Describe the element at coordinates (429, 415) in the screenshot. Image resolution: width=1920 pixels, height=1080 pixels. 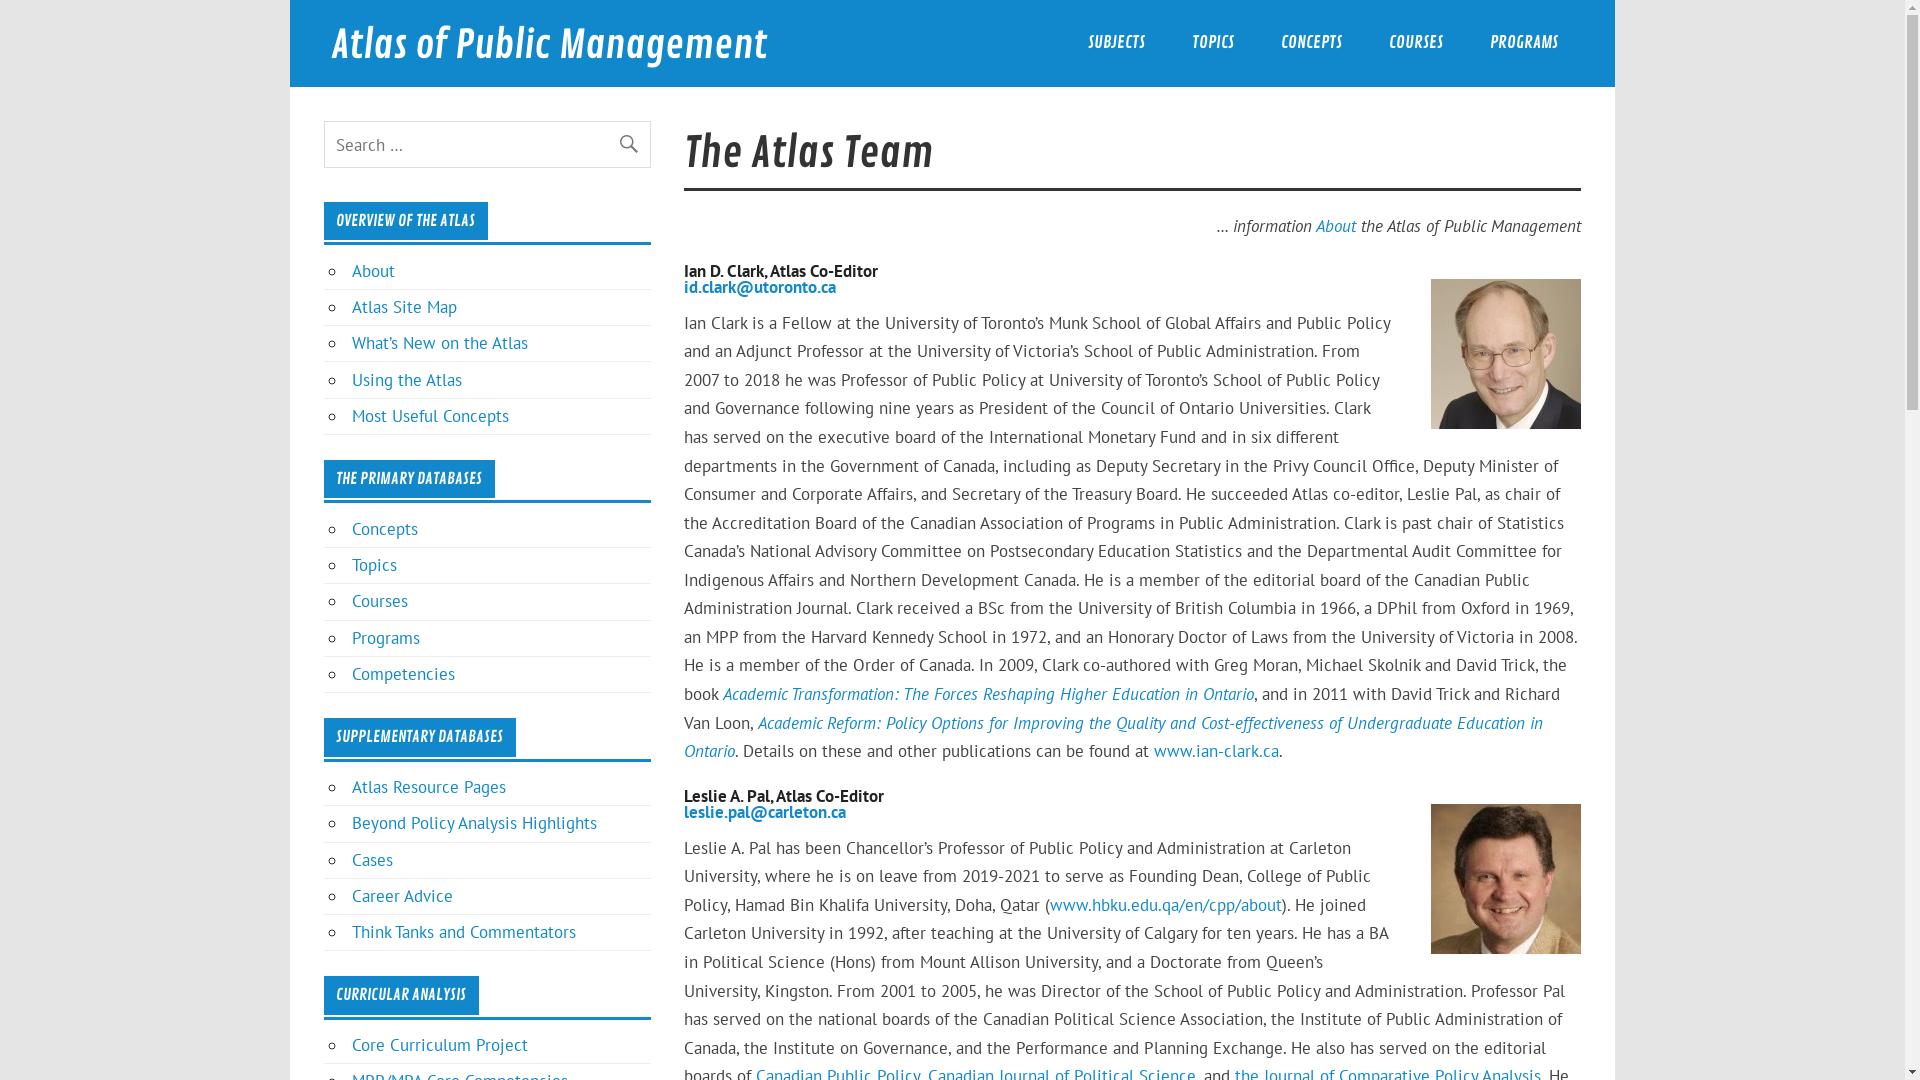
I see `'Most Useful Concepts'` at that location.